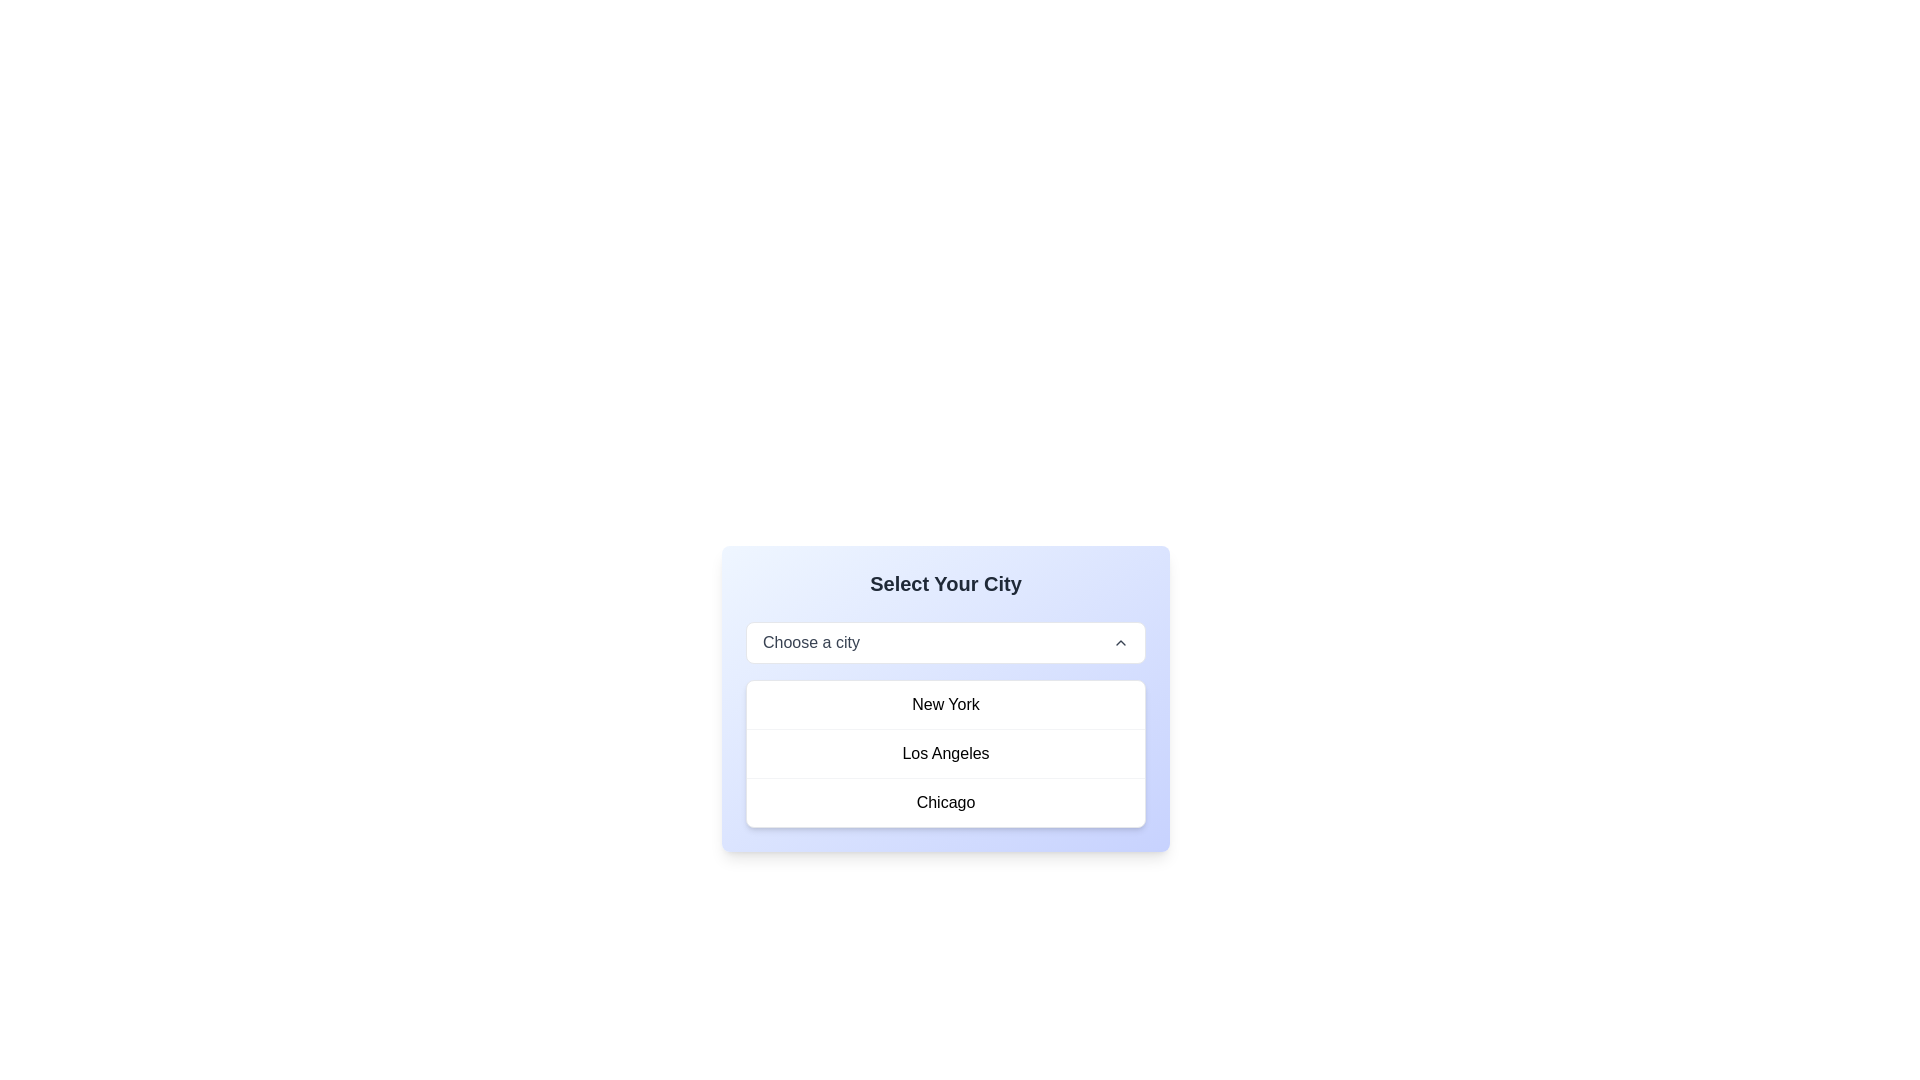  I want to click on the third list item in the dropdown menu, so click(944, 801).